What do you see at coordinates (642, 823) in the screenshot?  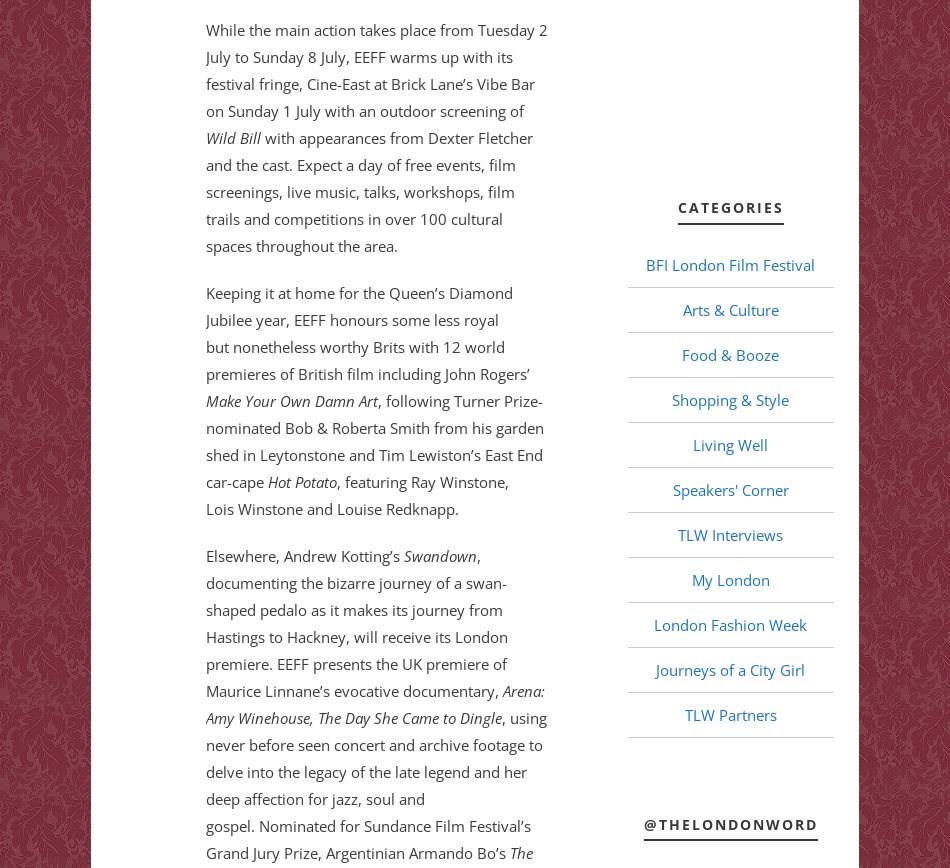 I see `'@thelondonword'` at bounding box center [642, 823].